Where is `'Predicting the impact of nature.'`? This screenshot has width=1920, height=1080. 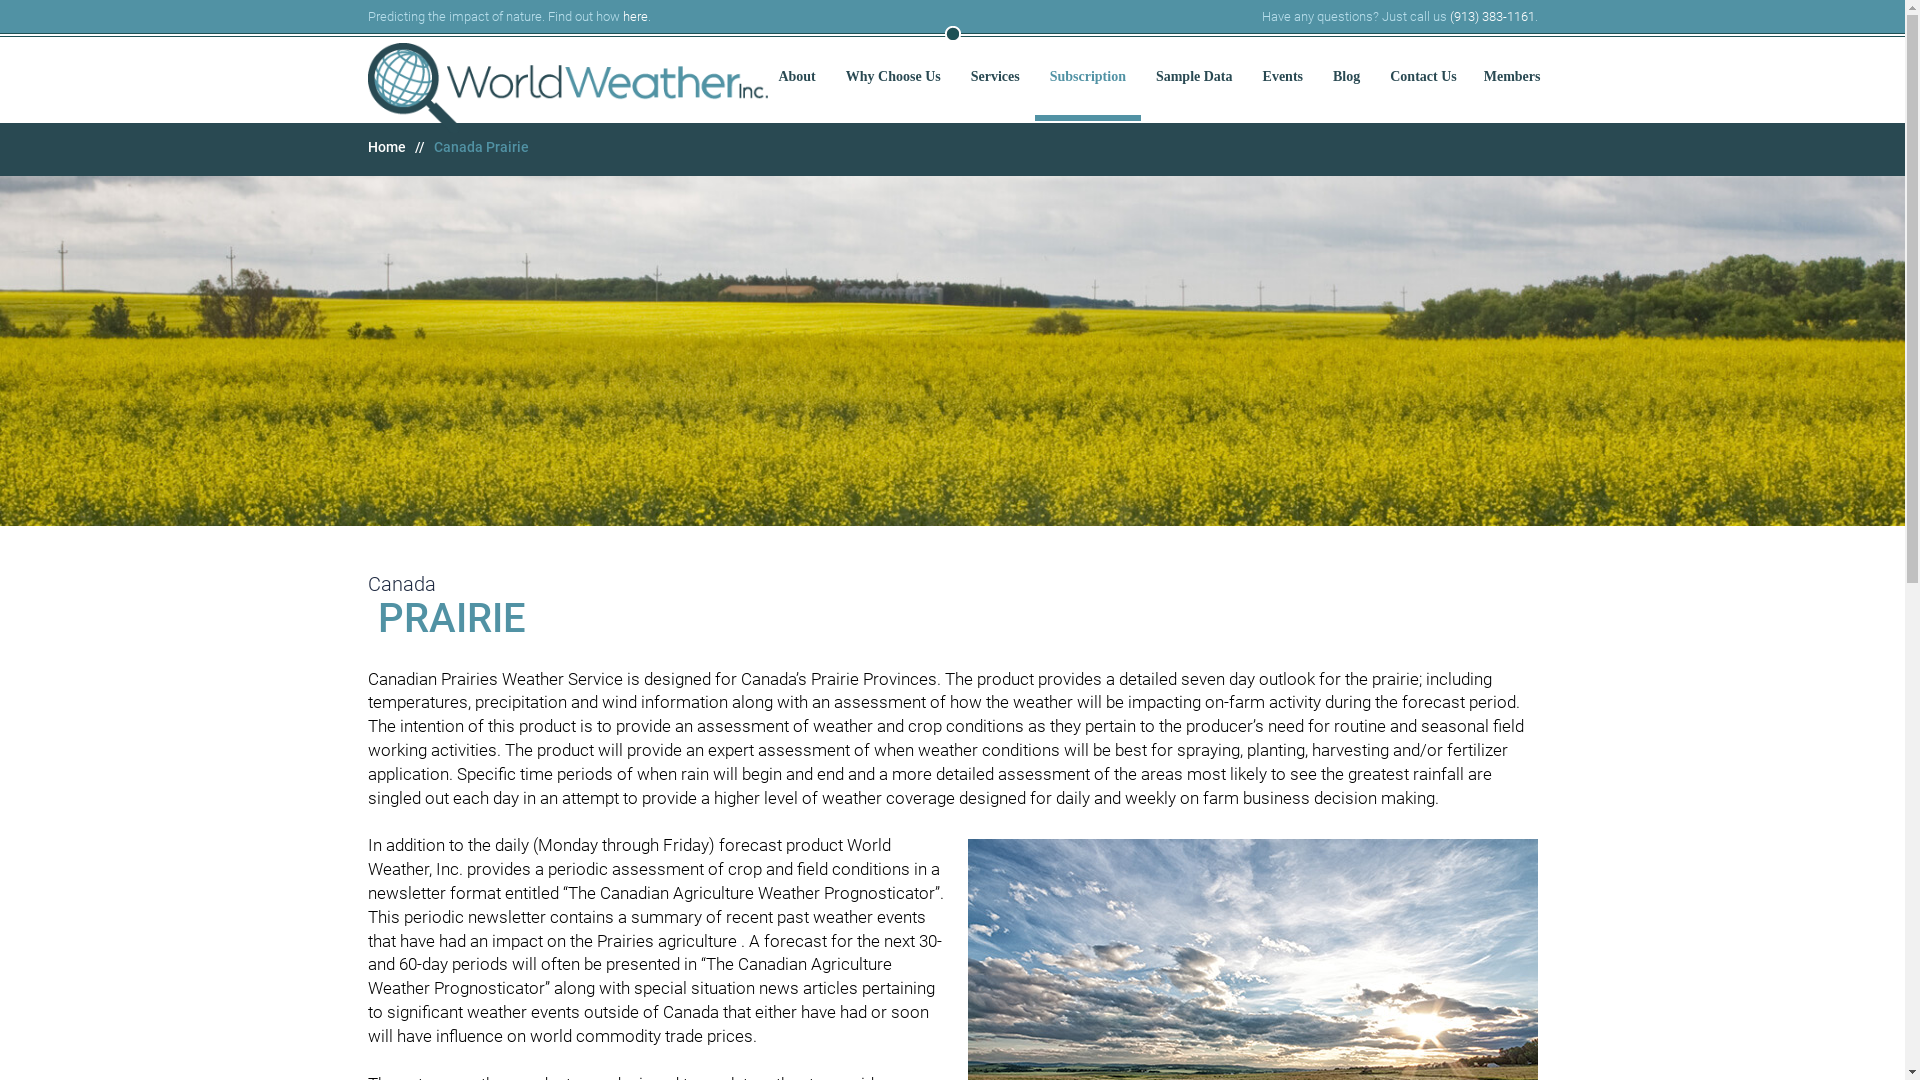 'Predicting the impact of nature.' is located at coordinates (566, 87).